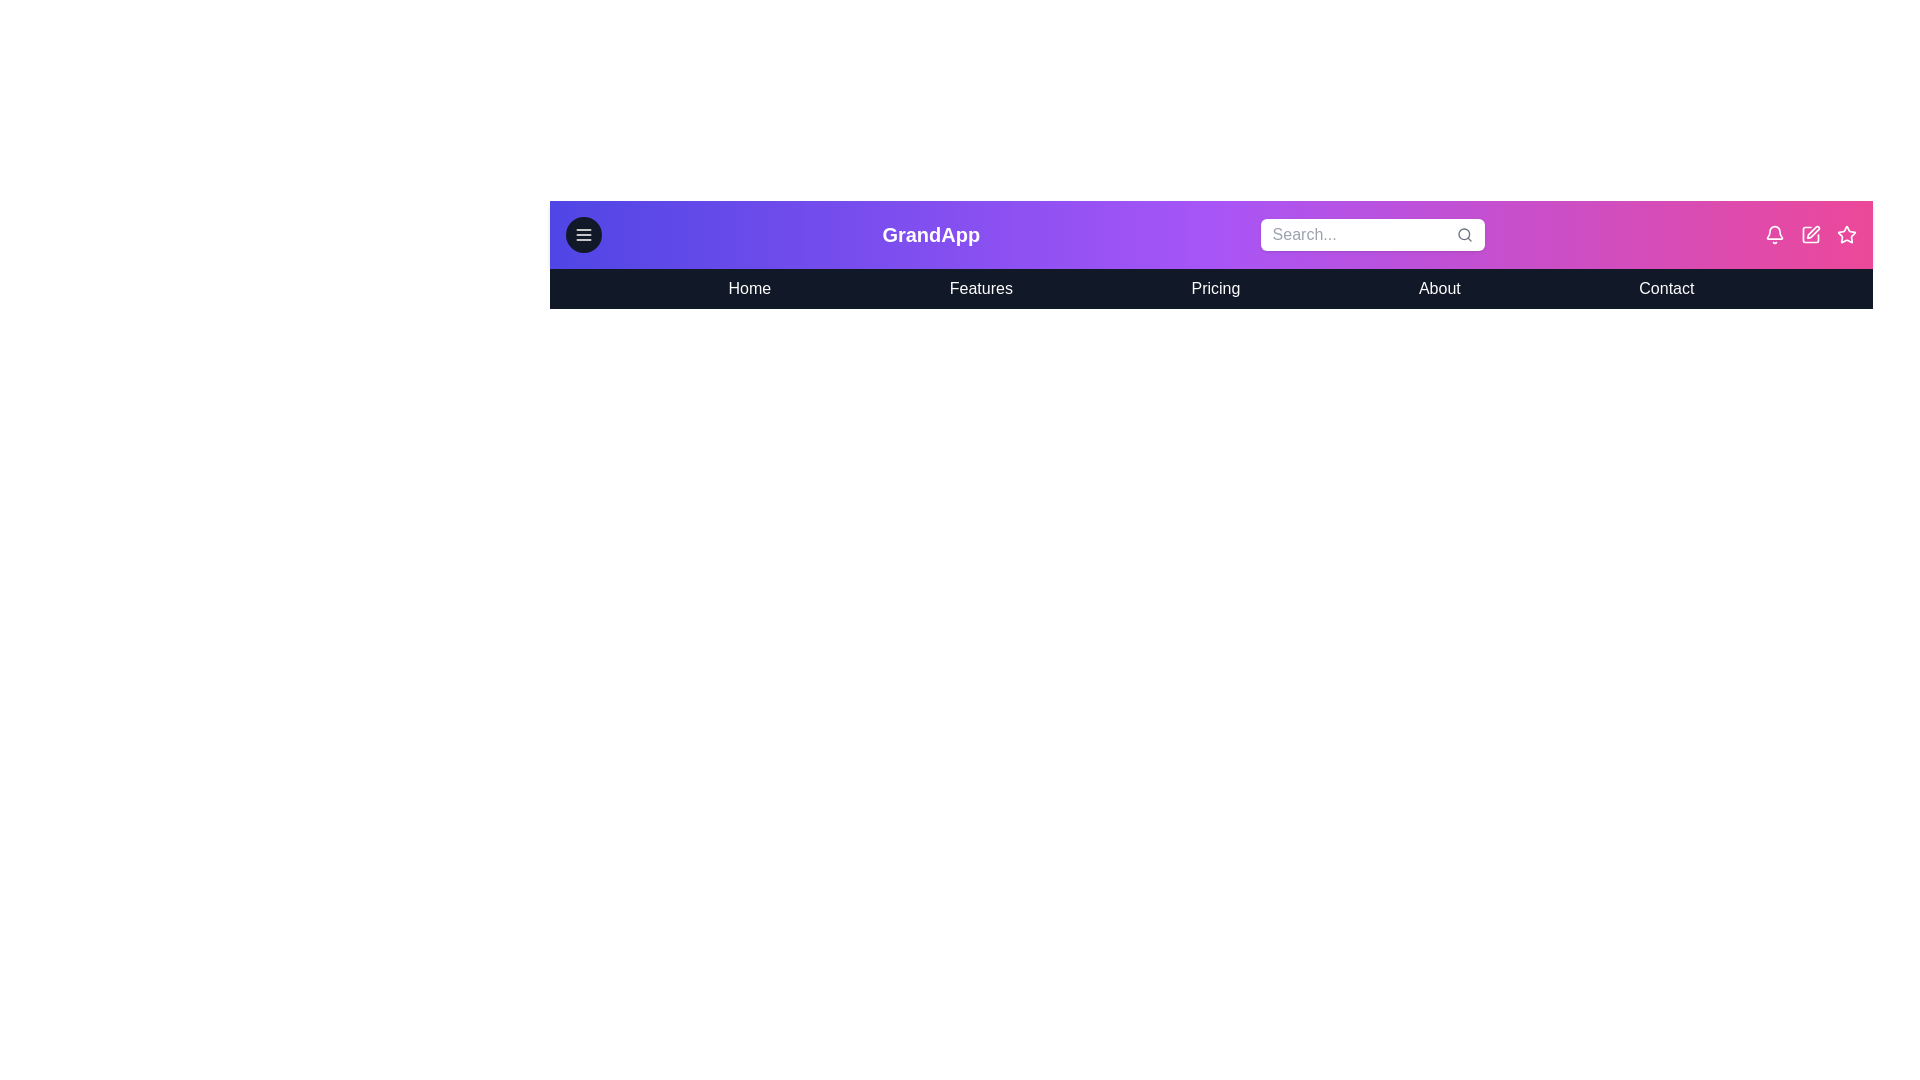  What do you see at coordinates (1846, 234) in the screenshot?
I see `favorite star icon in the StyledAppBar component` at bounding box center [1846, 234].